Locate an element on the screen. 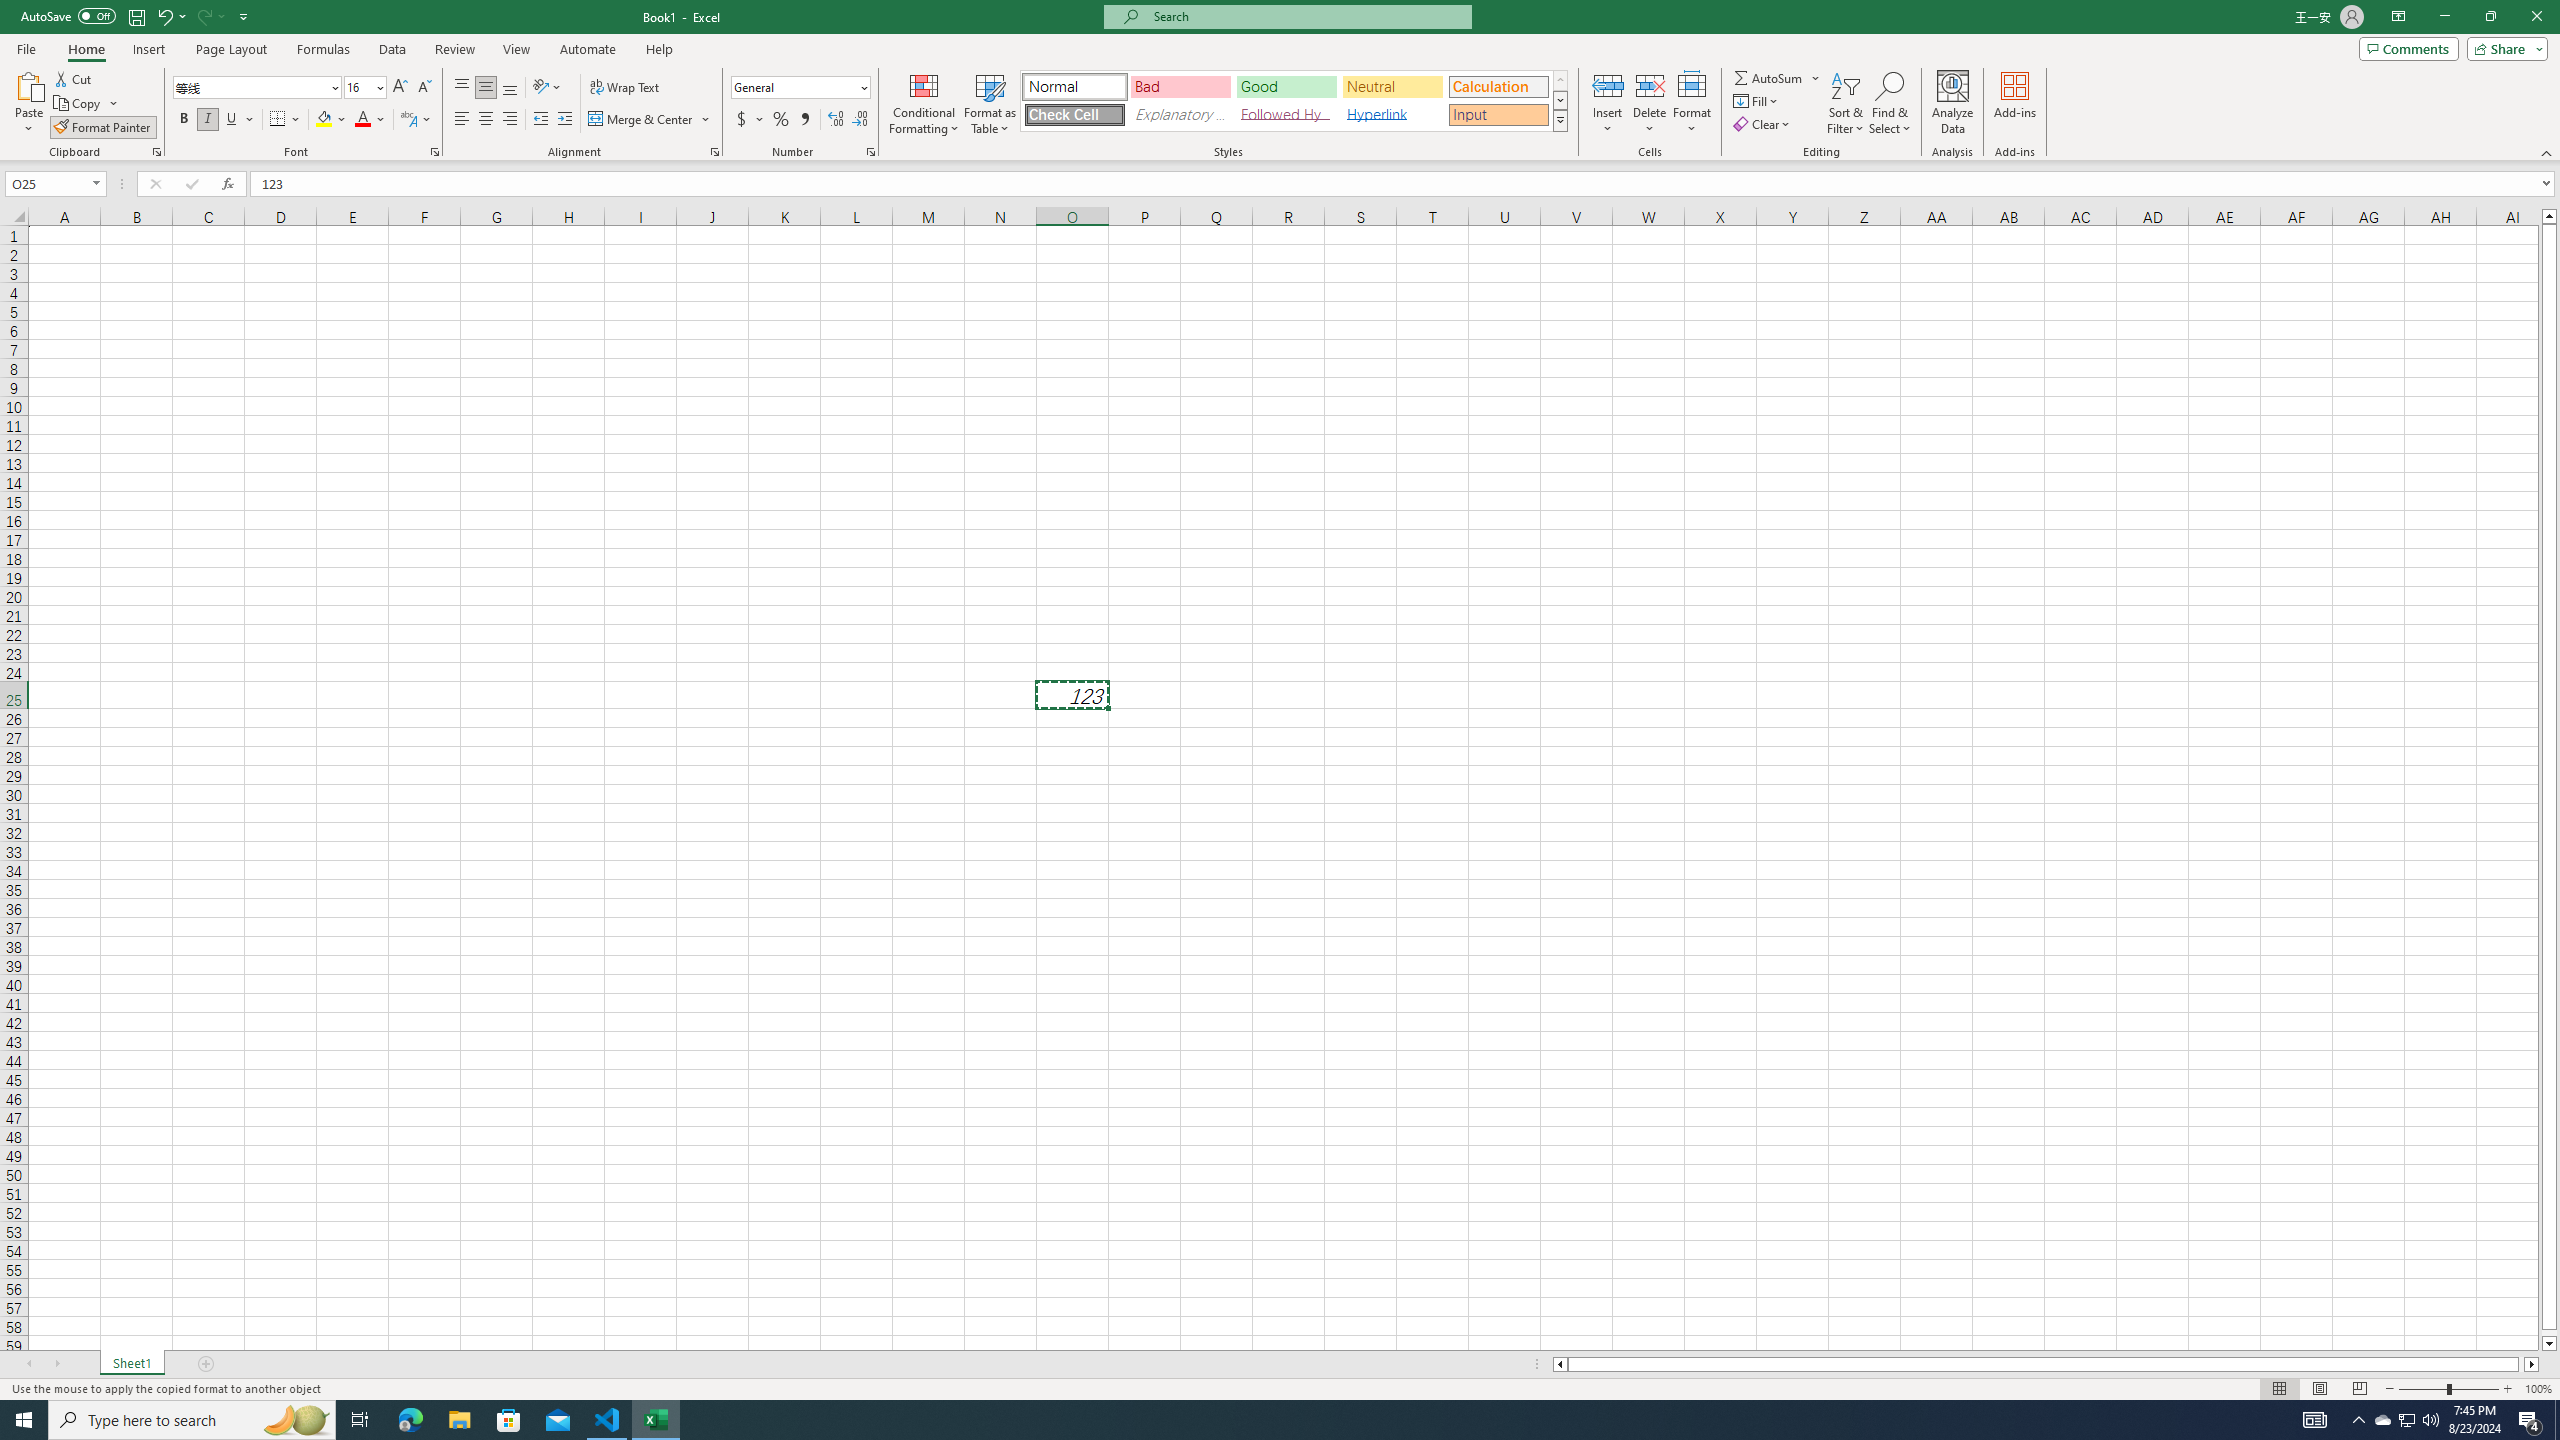 The width and height of the screenshot is (2560, 1440). 'Line up' is located at coordinates (2548, 215).